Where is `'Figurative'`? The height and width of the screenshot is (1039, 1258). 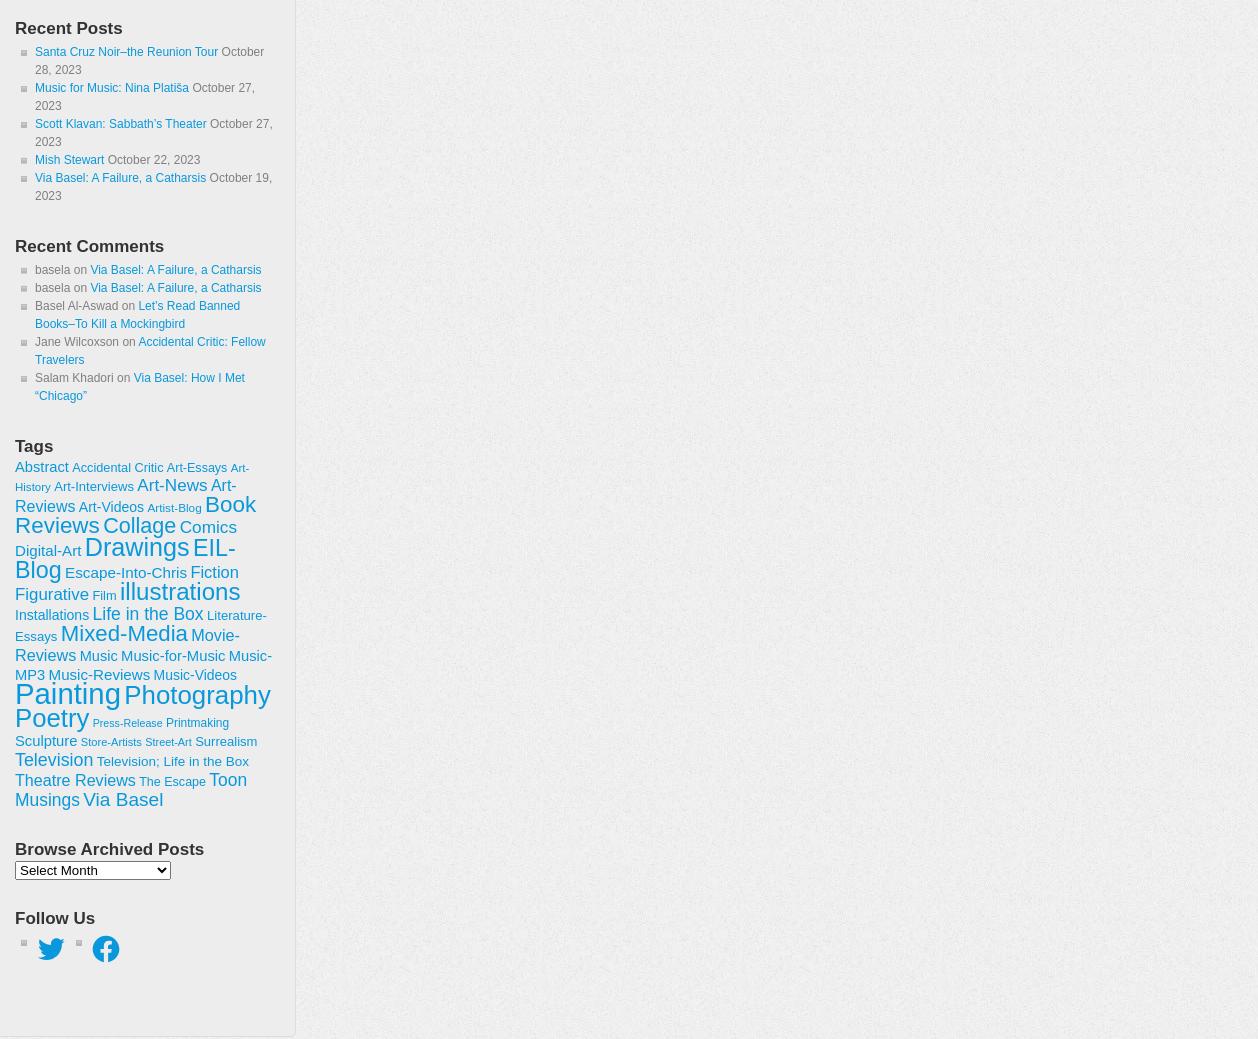 'Figurative' is located at coordinates (51, 594).